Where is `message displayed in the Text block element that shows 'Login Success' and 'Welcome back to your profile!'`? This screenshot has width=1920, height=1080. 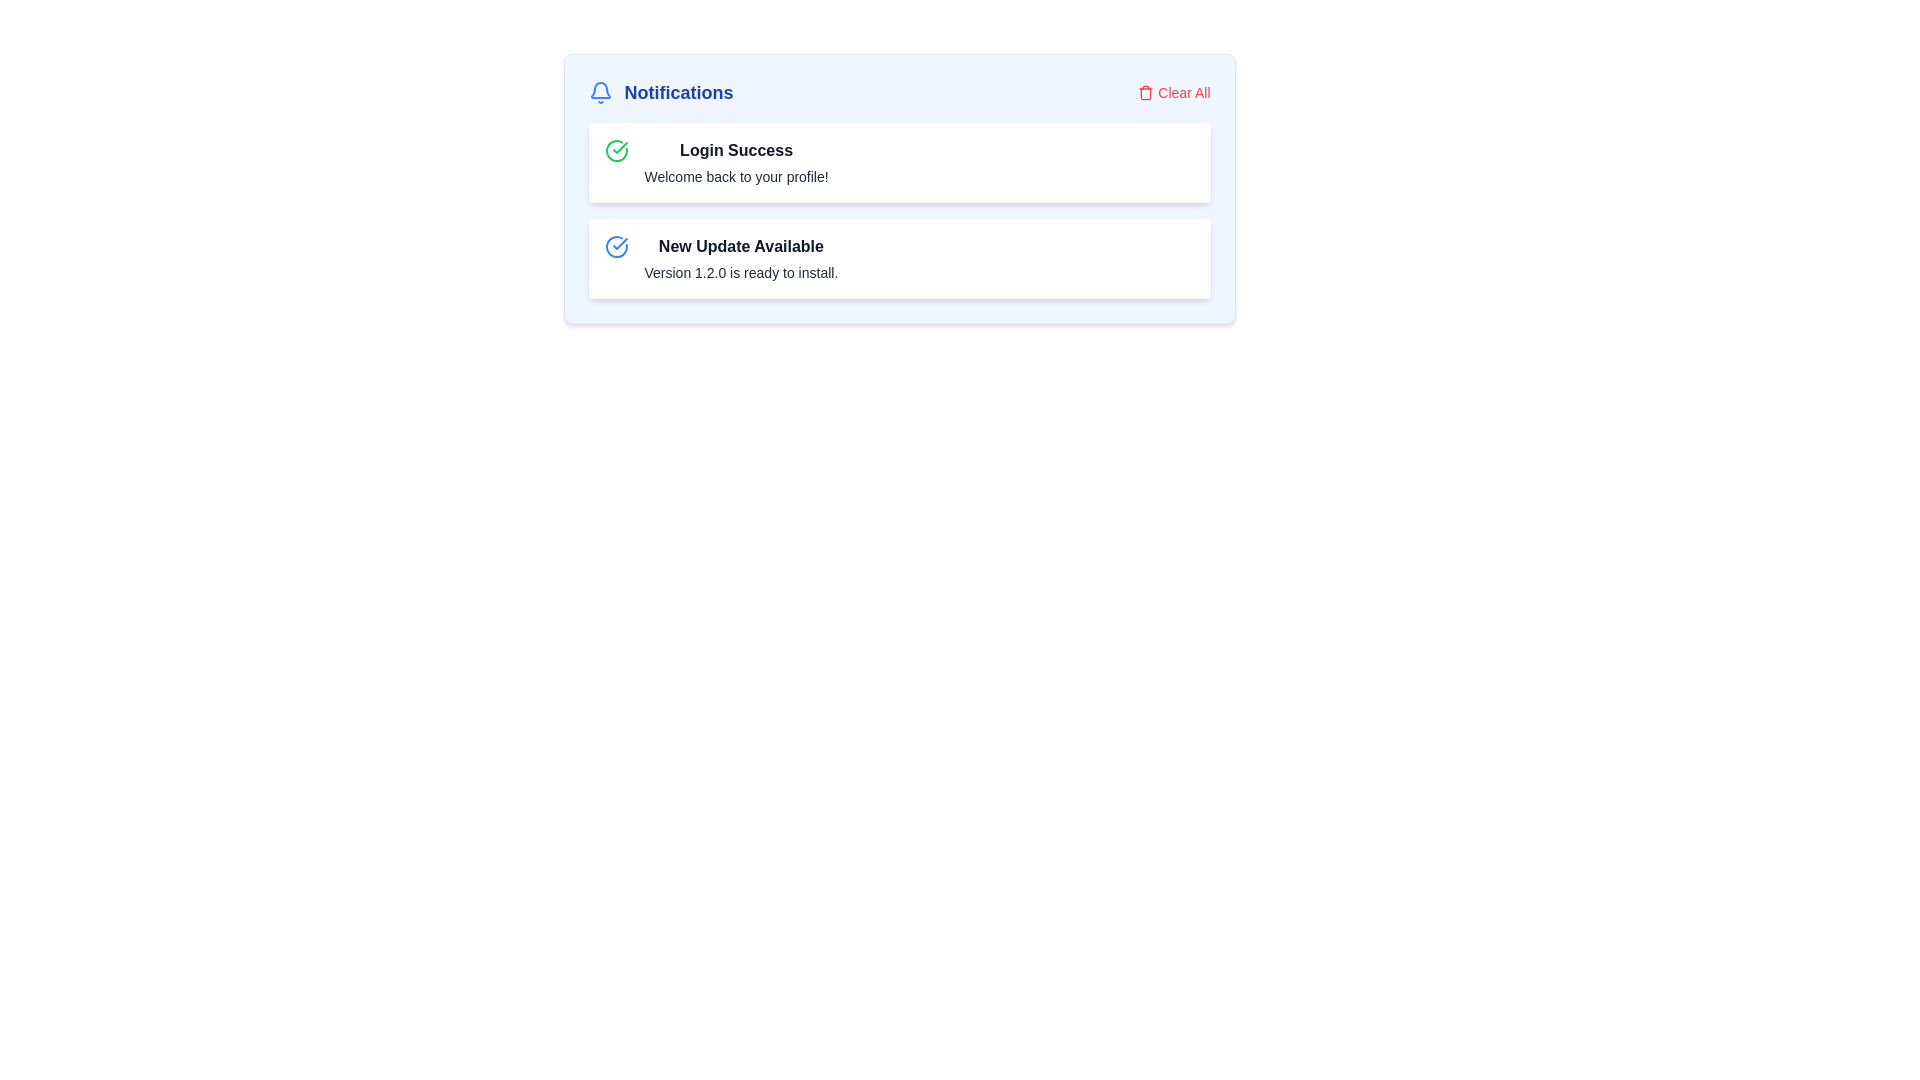 message displayed in the Text block element that shows 'Login Success' and 'Welcome back to your profile!' is located at coordinates (735, 161).